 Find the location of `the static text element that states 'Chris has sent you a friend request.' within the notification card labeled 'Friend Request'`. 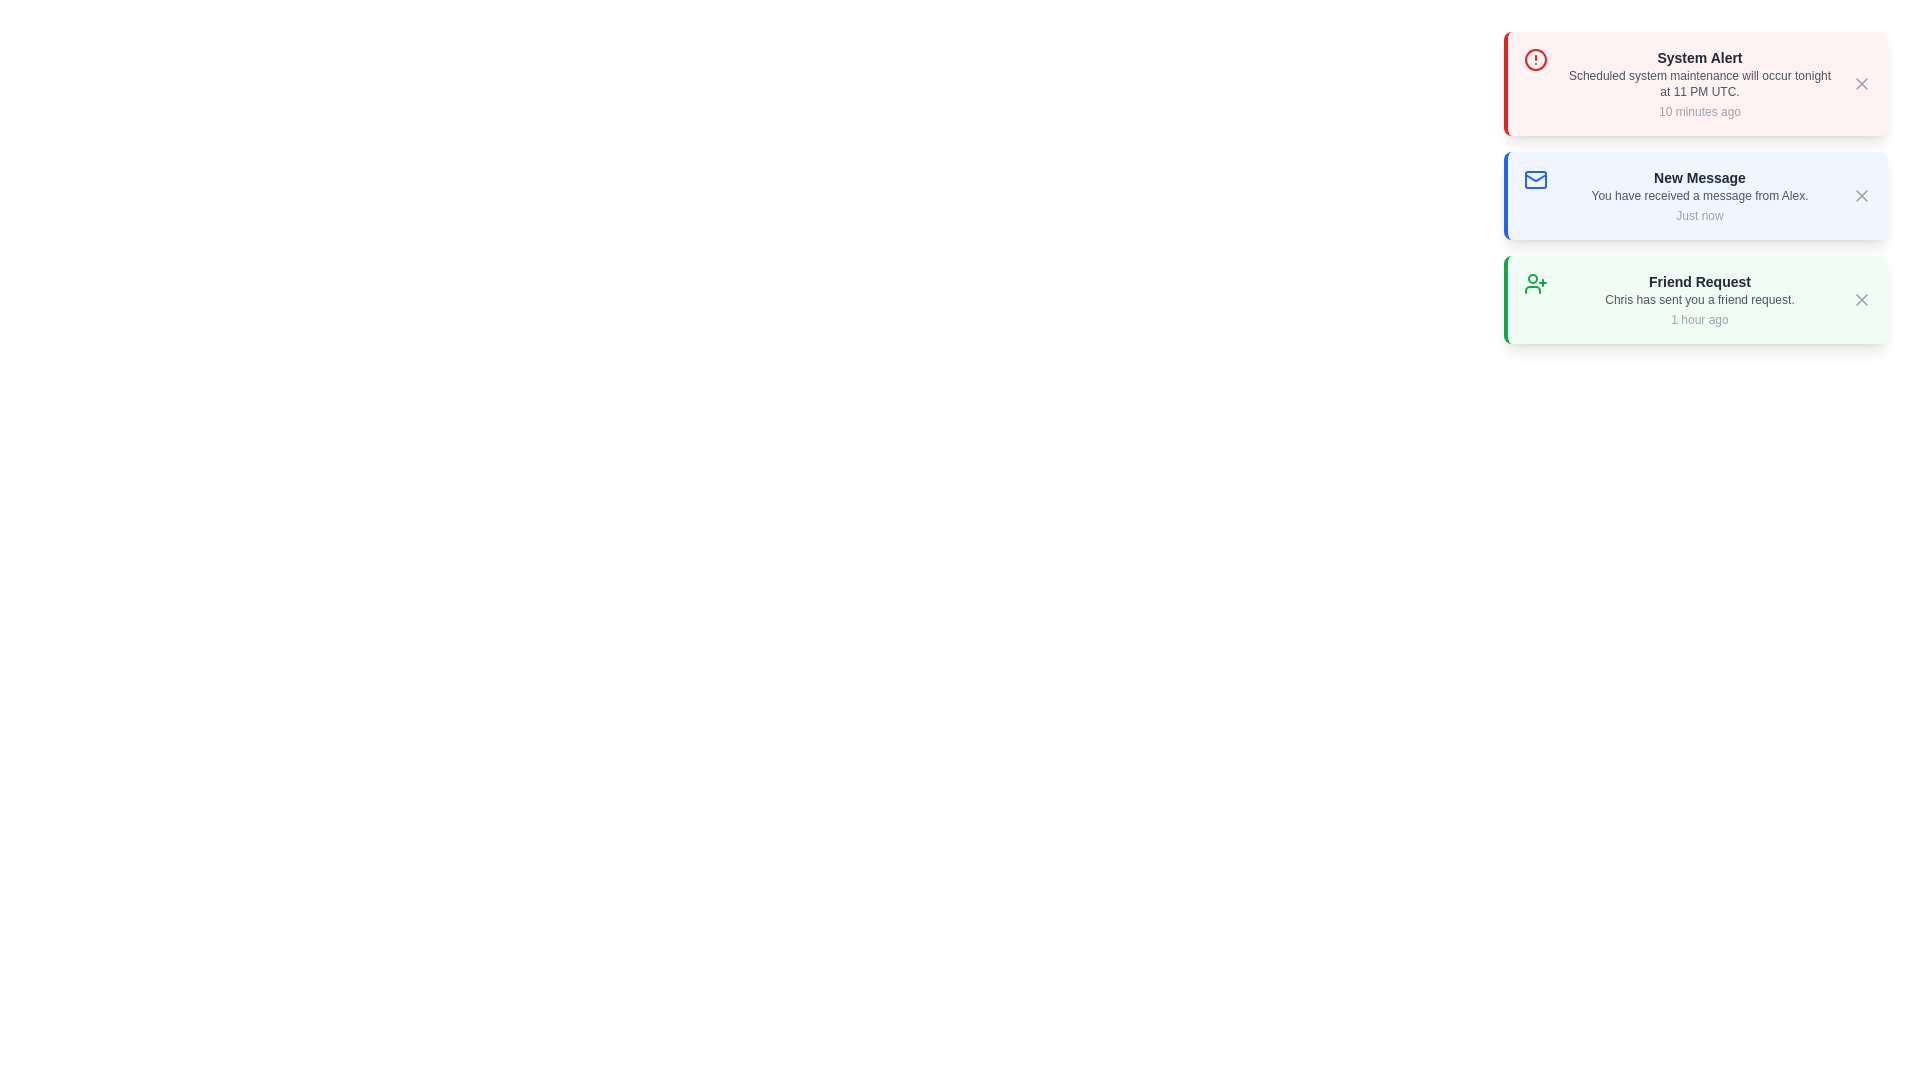

the static text element that states 'Chris has sent you a friend request.' within the notification card labeled 'Friend Request' is located at coordinates (1698, 300).